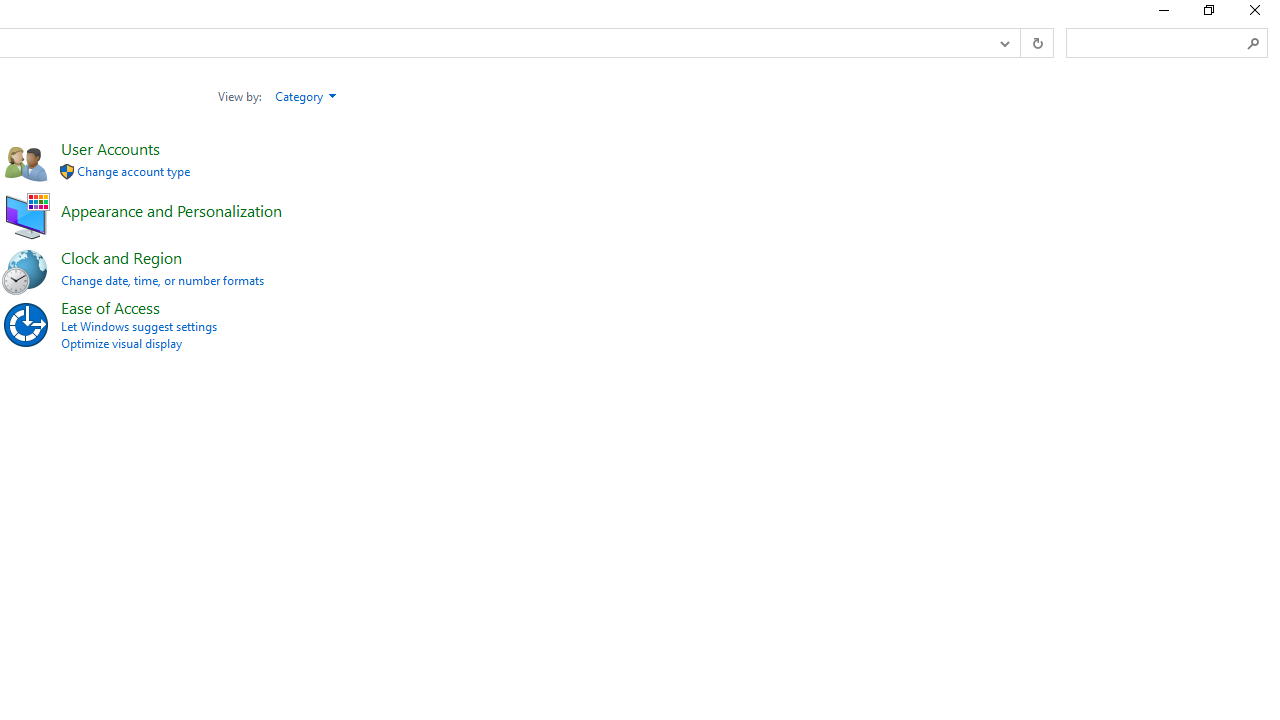 Image resolution: width=1280 pixels, height=720 pixels. I want to click on 'Optimize visual display', so click(120, 342).